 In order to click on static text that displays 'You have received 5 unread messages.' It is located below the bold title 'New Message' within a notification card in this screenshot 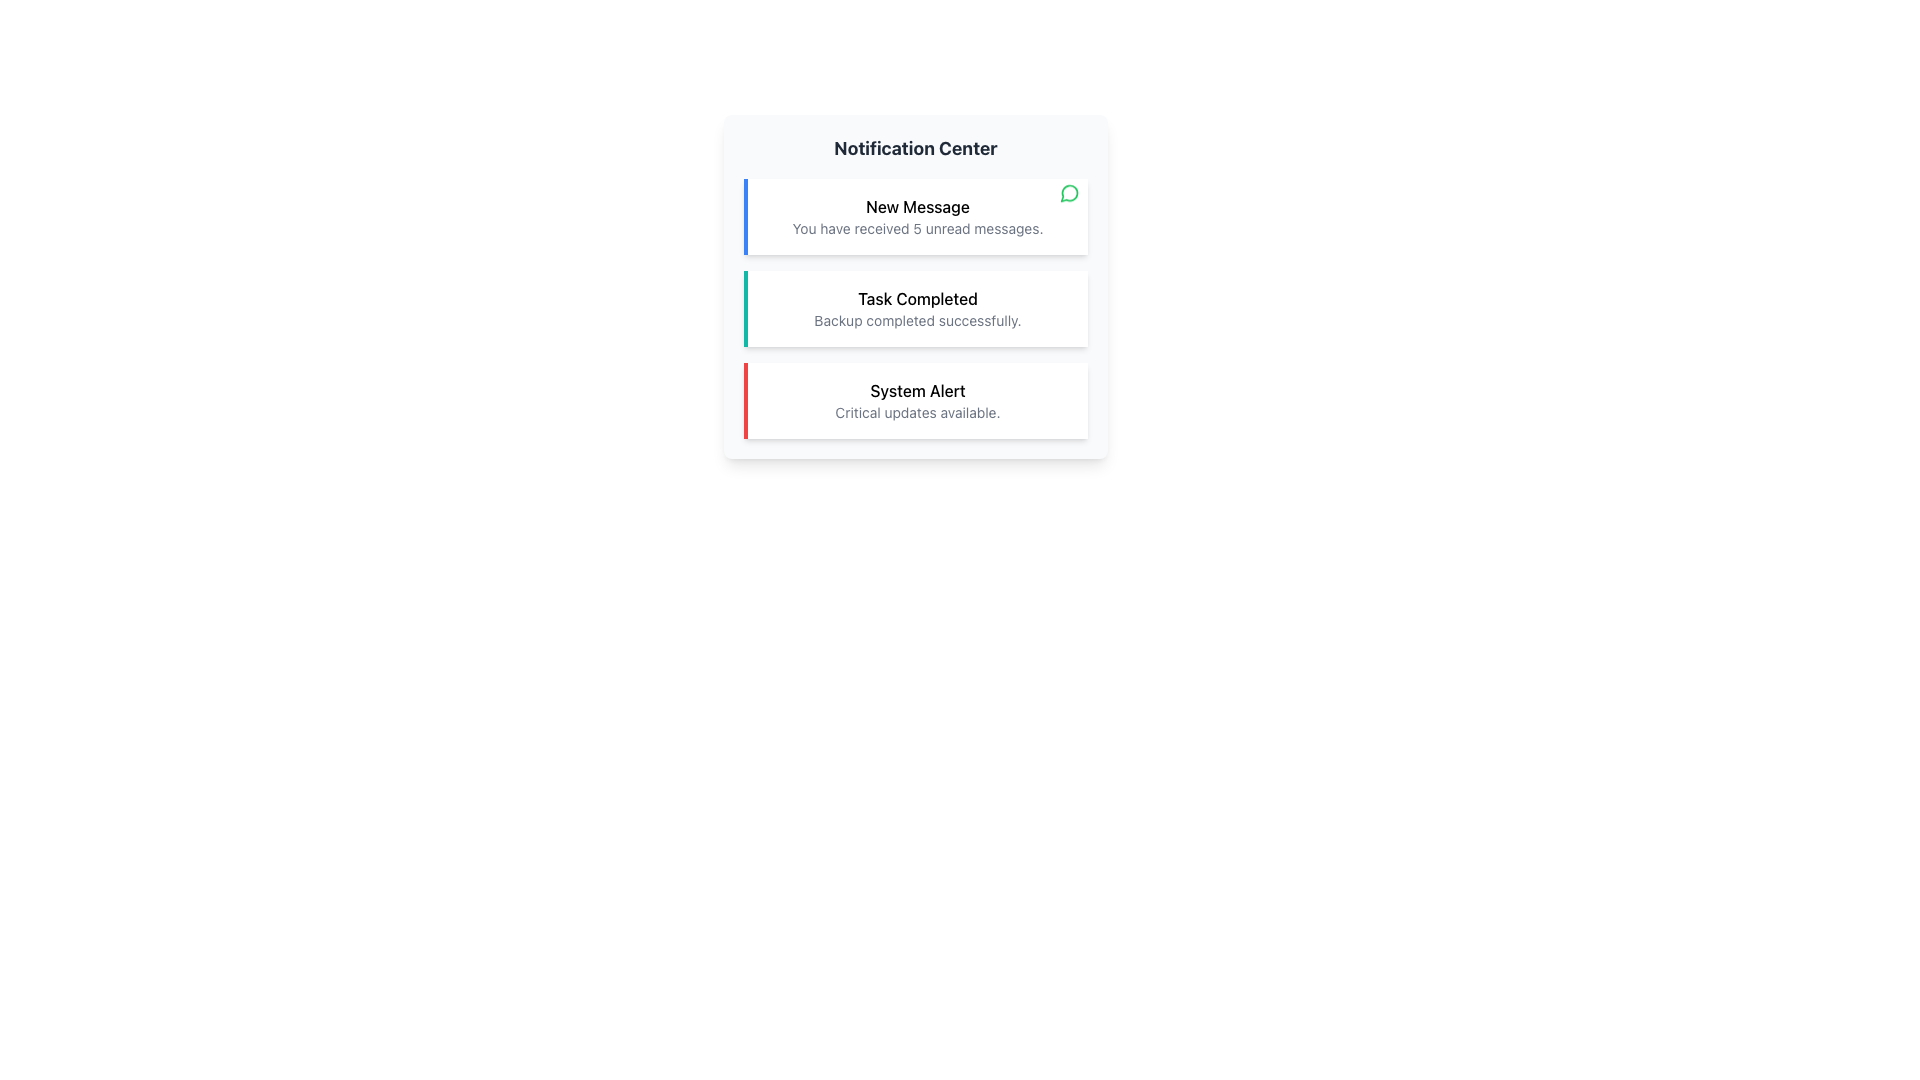, I will do `click(916, 227)`.